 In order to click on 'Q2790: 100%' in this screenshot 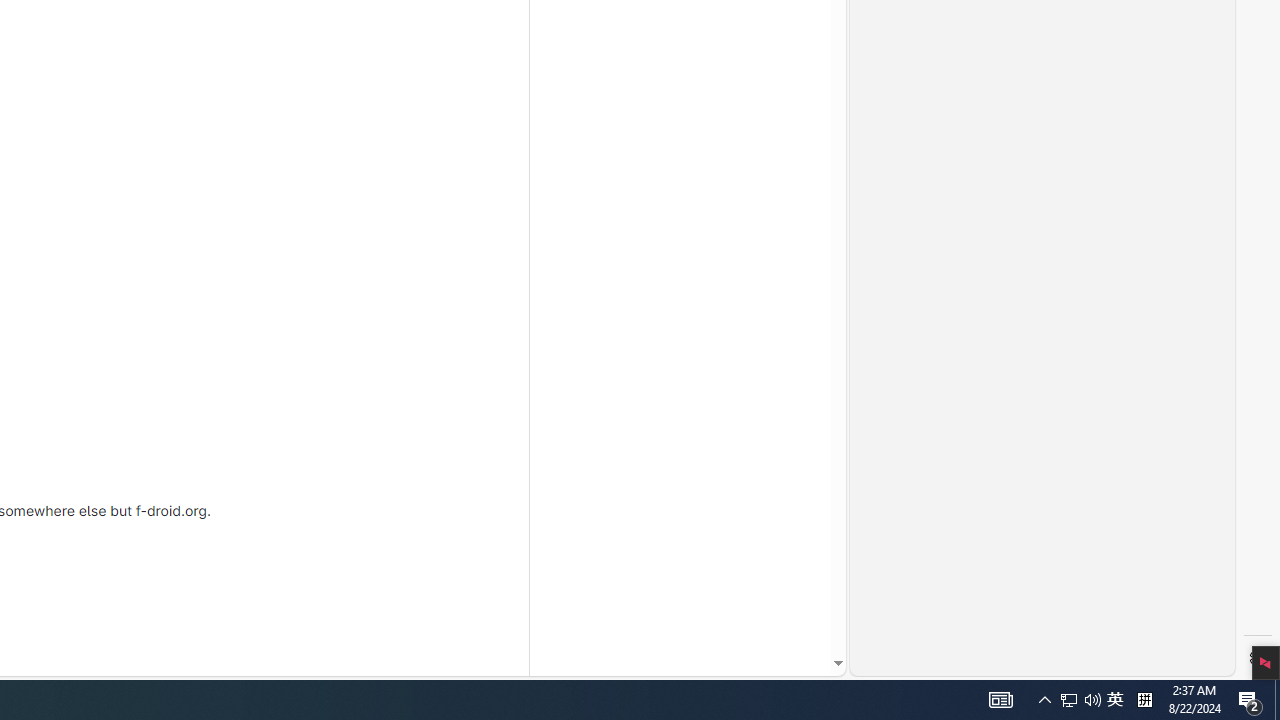, I will do `click(1044, 698)`.